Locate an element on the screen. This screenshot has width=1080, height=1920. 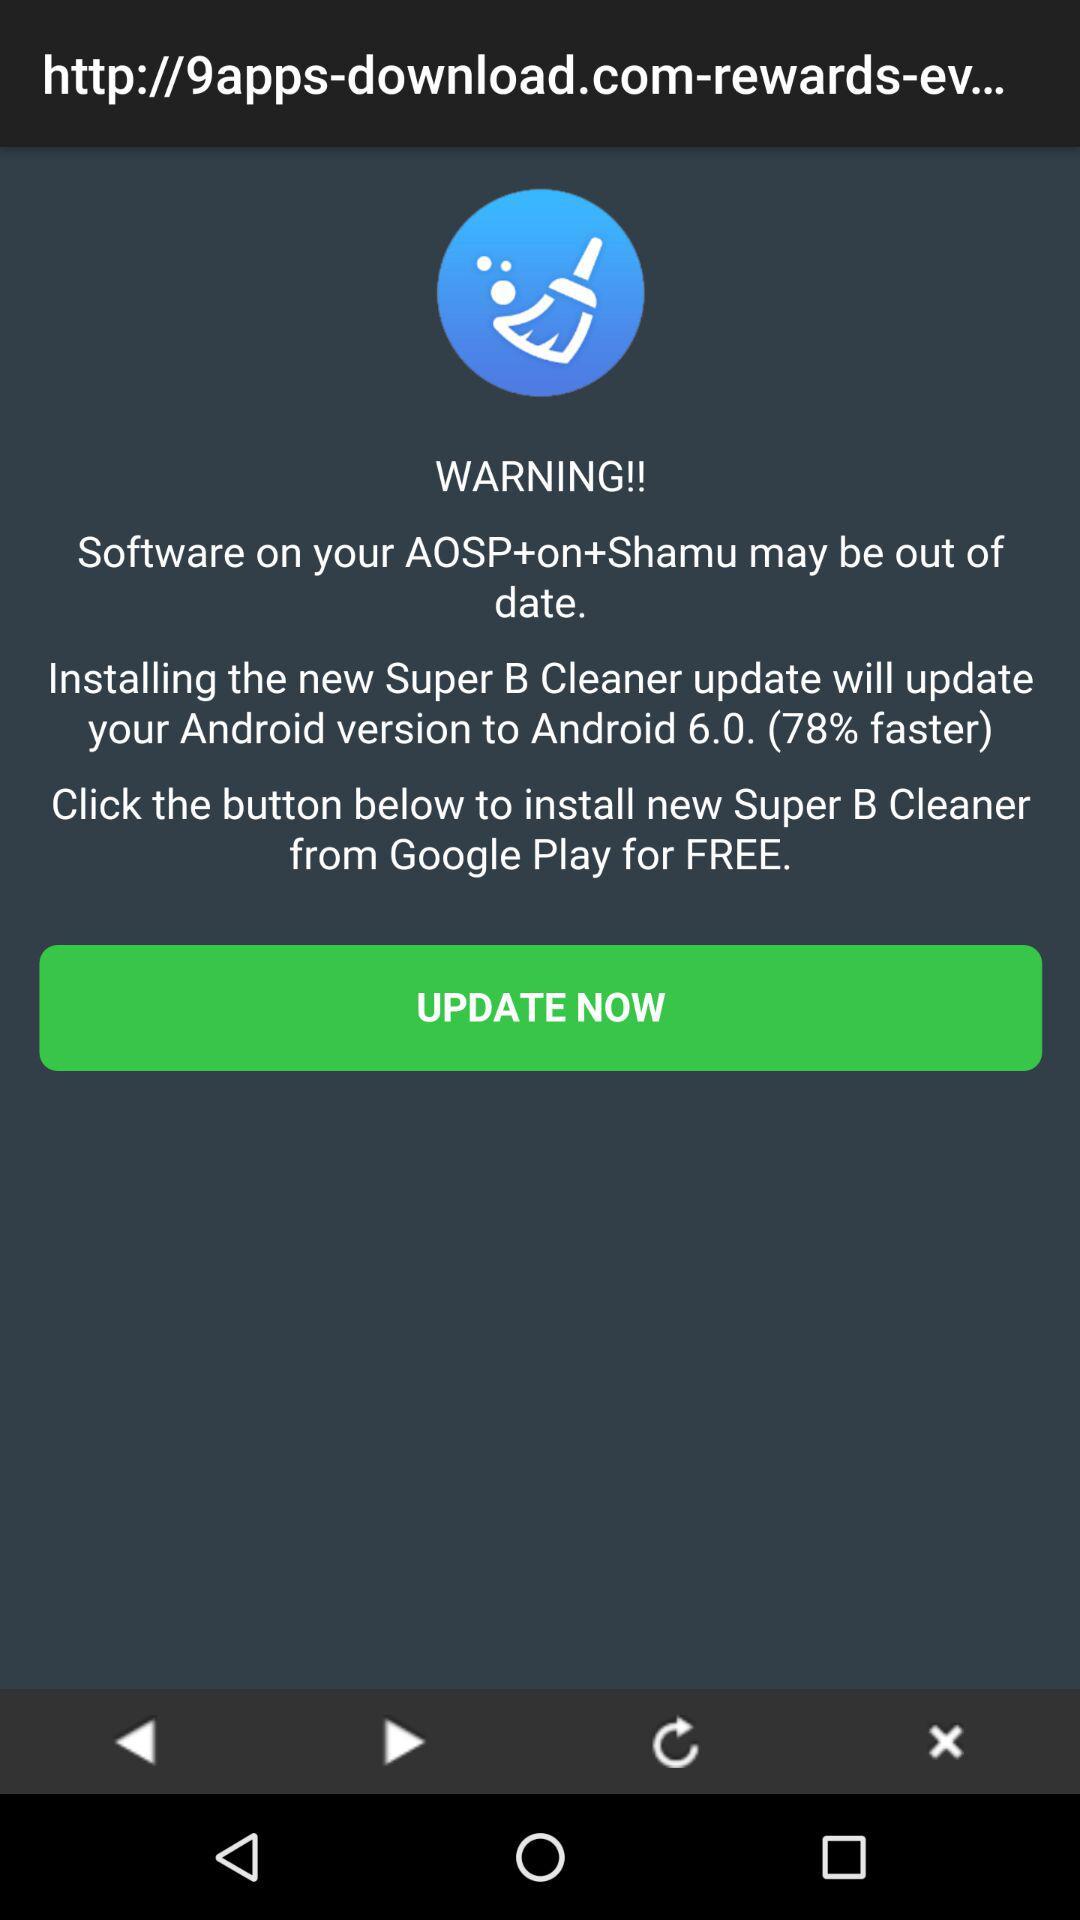
go back is located at coordinates (135, 1740).